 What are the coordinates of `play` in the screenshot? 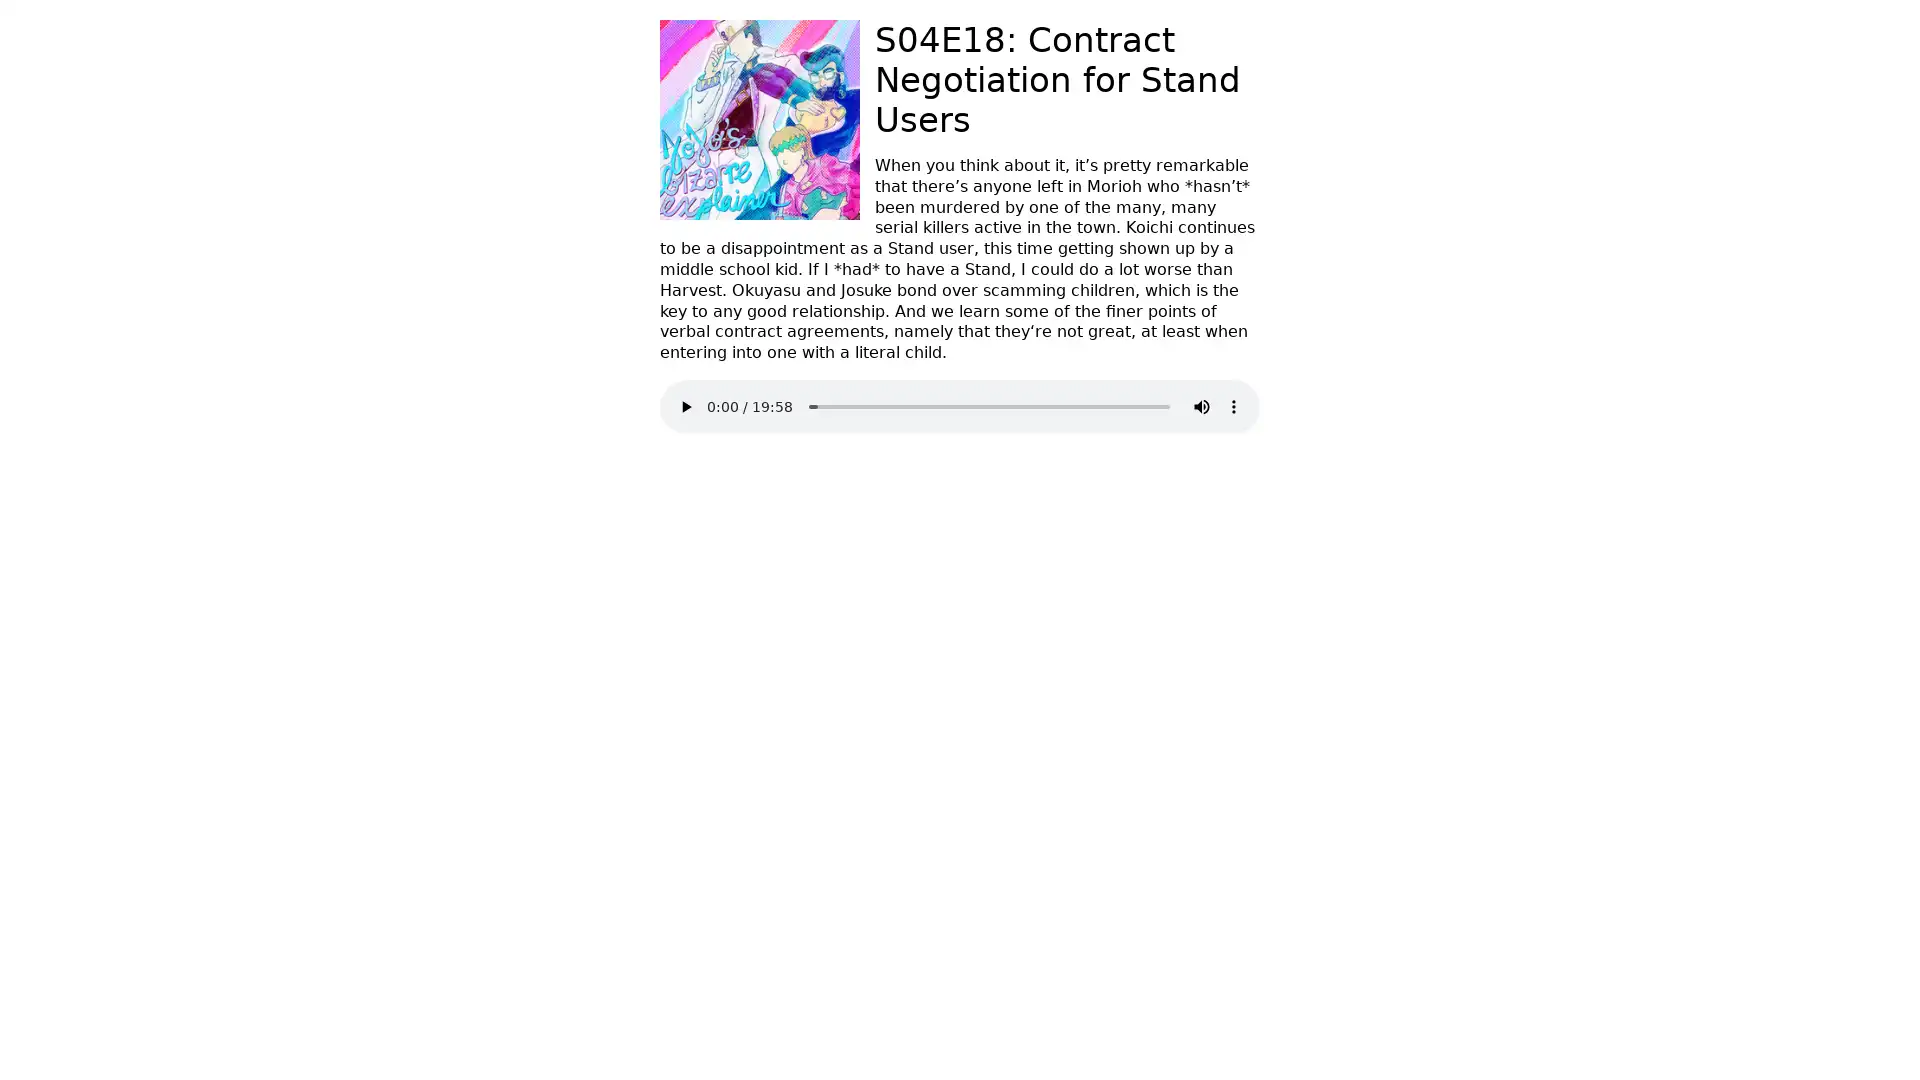 It's located at (686, 405).